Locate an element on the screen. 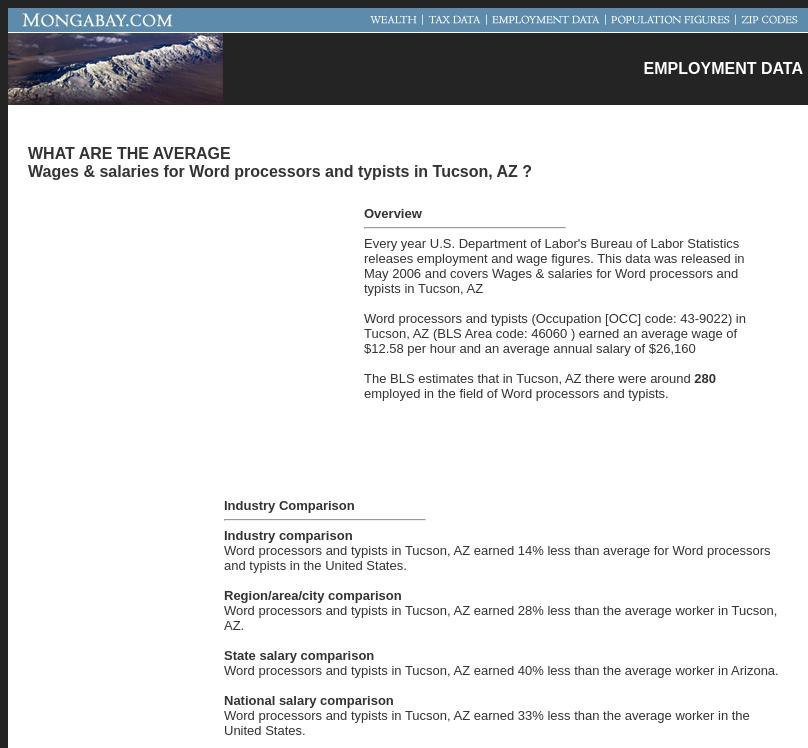  'Word processors and typists in Tucson, AZ earned 28% less than the average worker in Tucson, AZ.' is located at coordinates (500, 616).